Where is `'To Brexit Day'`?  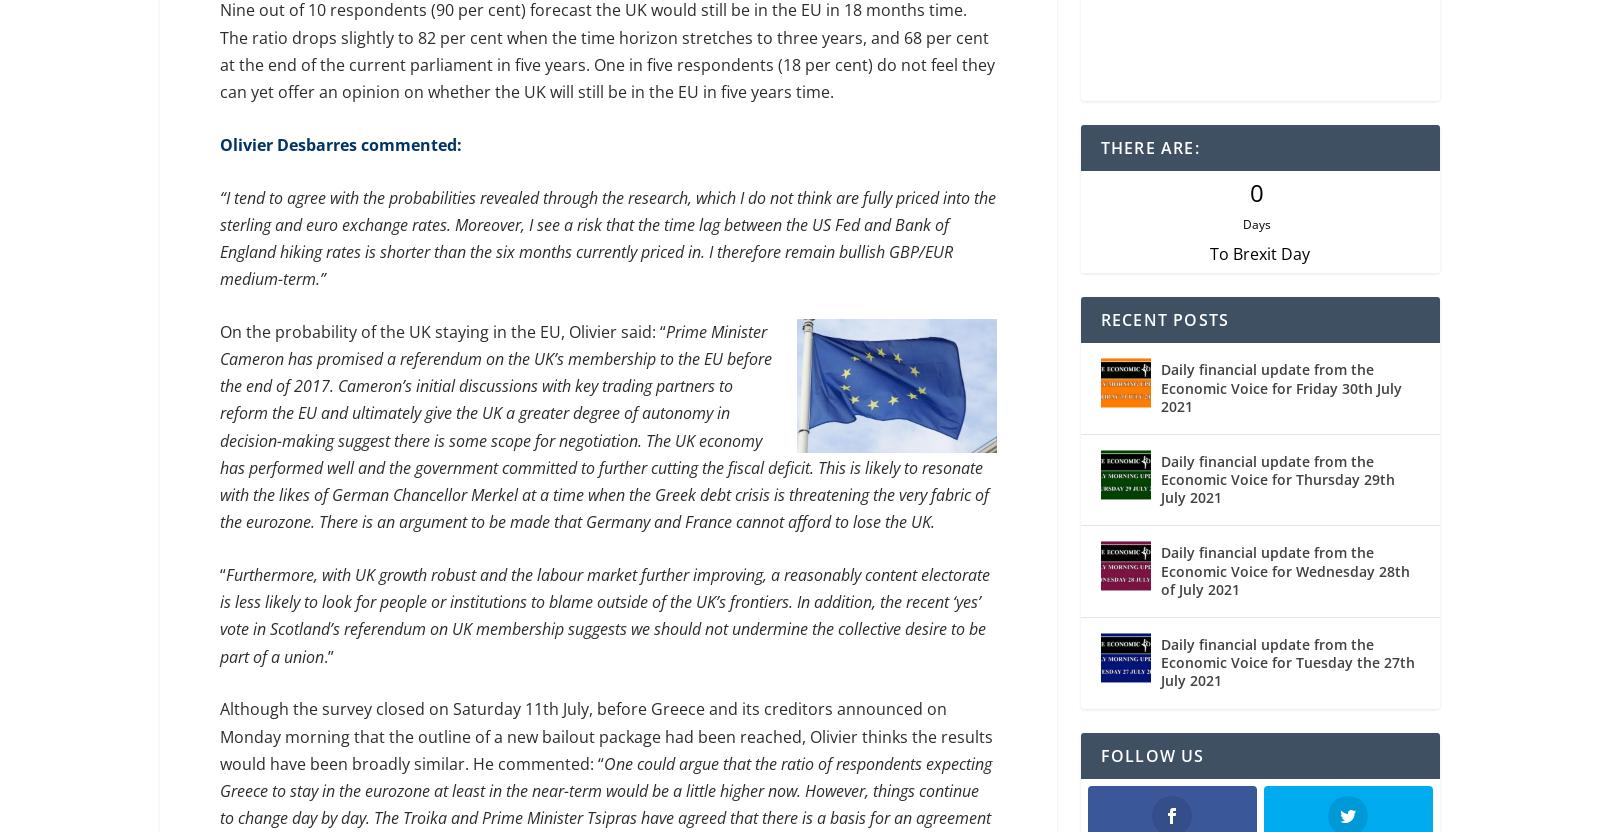
'To Brexit Day' is located at coordinates (1208, 257).